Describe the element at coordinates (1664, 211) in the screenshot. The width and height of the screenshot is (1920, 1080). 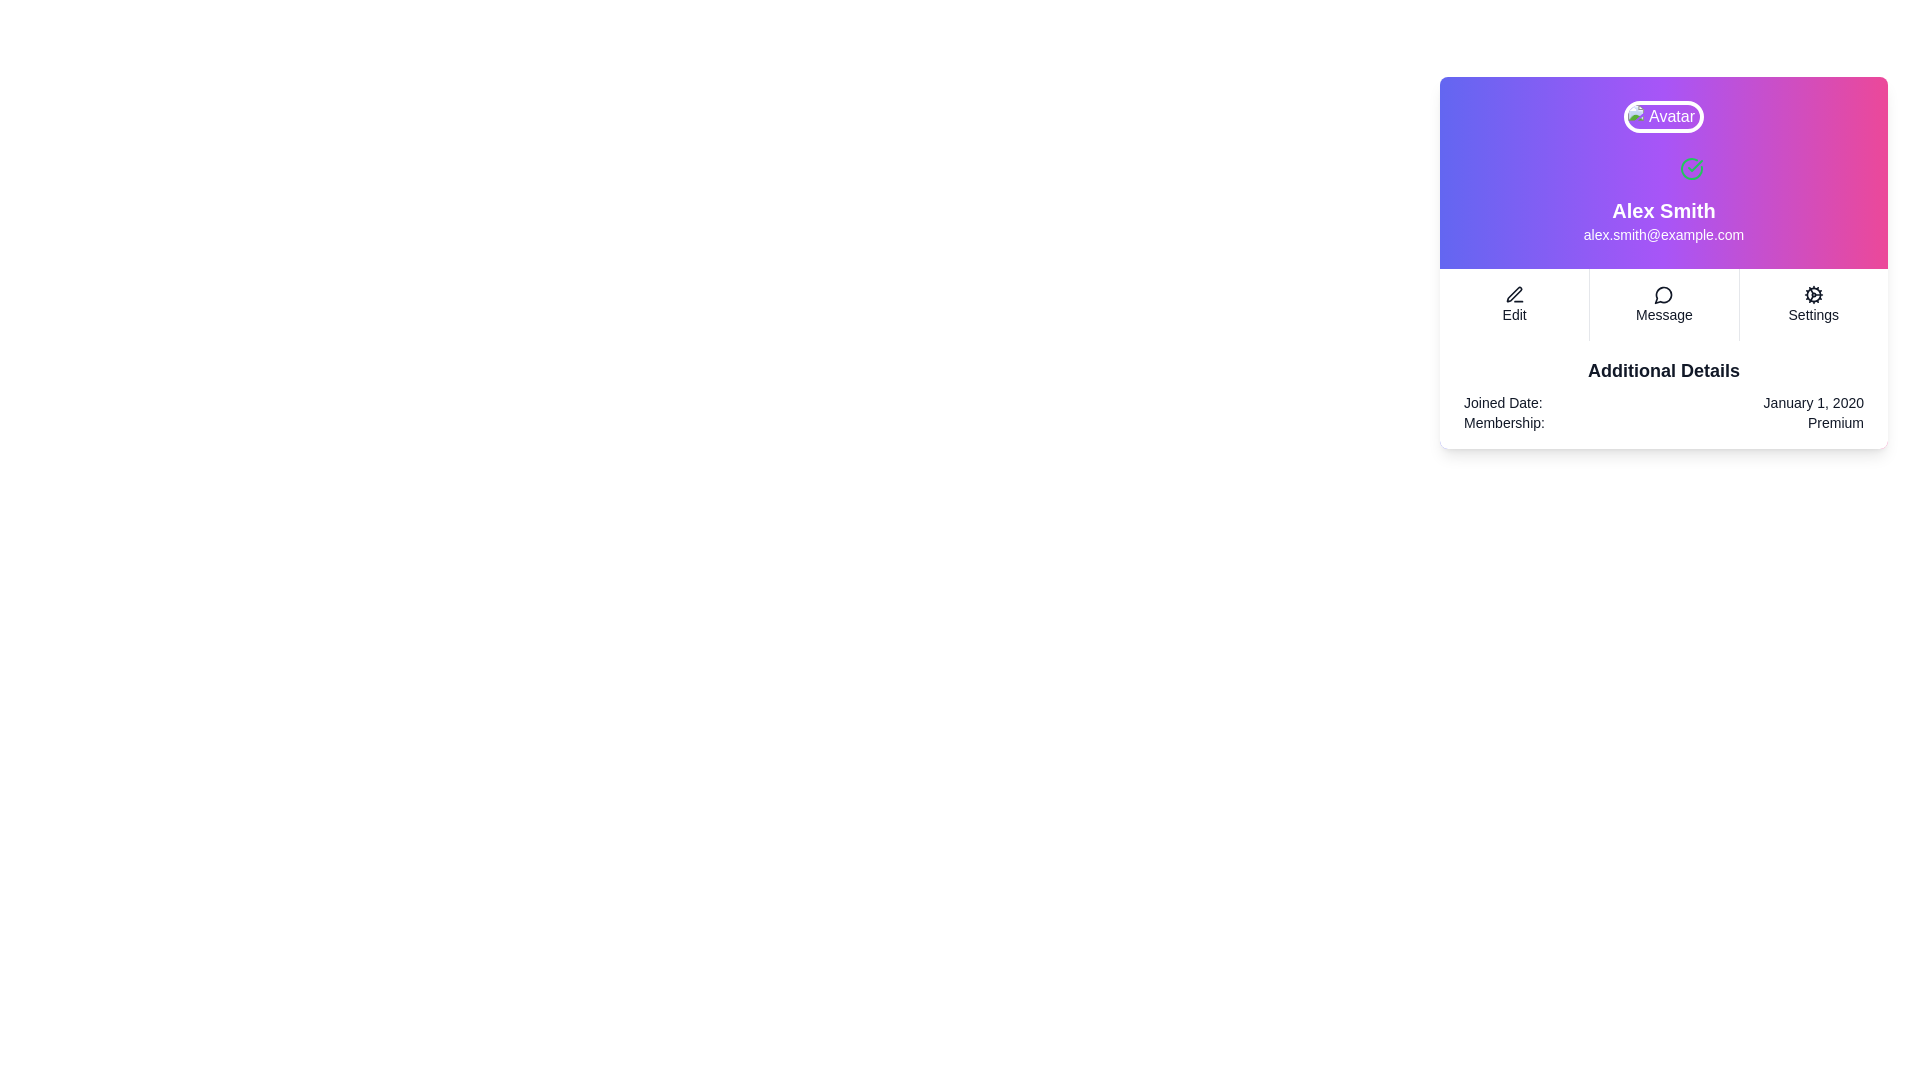
I see `the text label displaying the user's name, located at the top center of the user profile card, beneath the avatar graphic` at that location.